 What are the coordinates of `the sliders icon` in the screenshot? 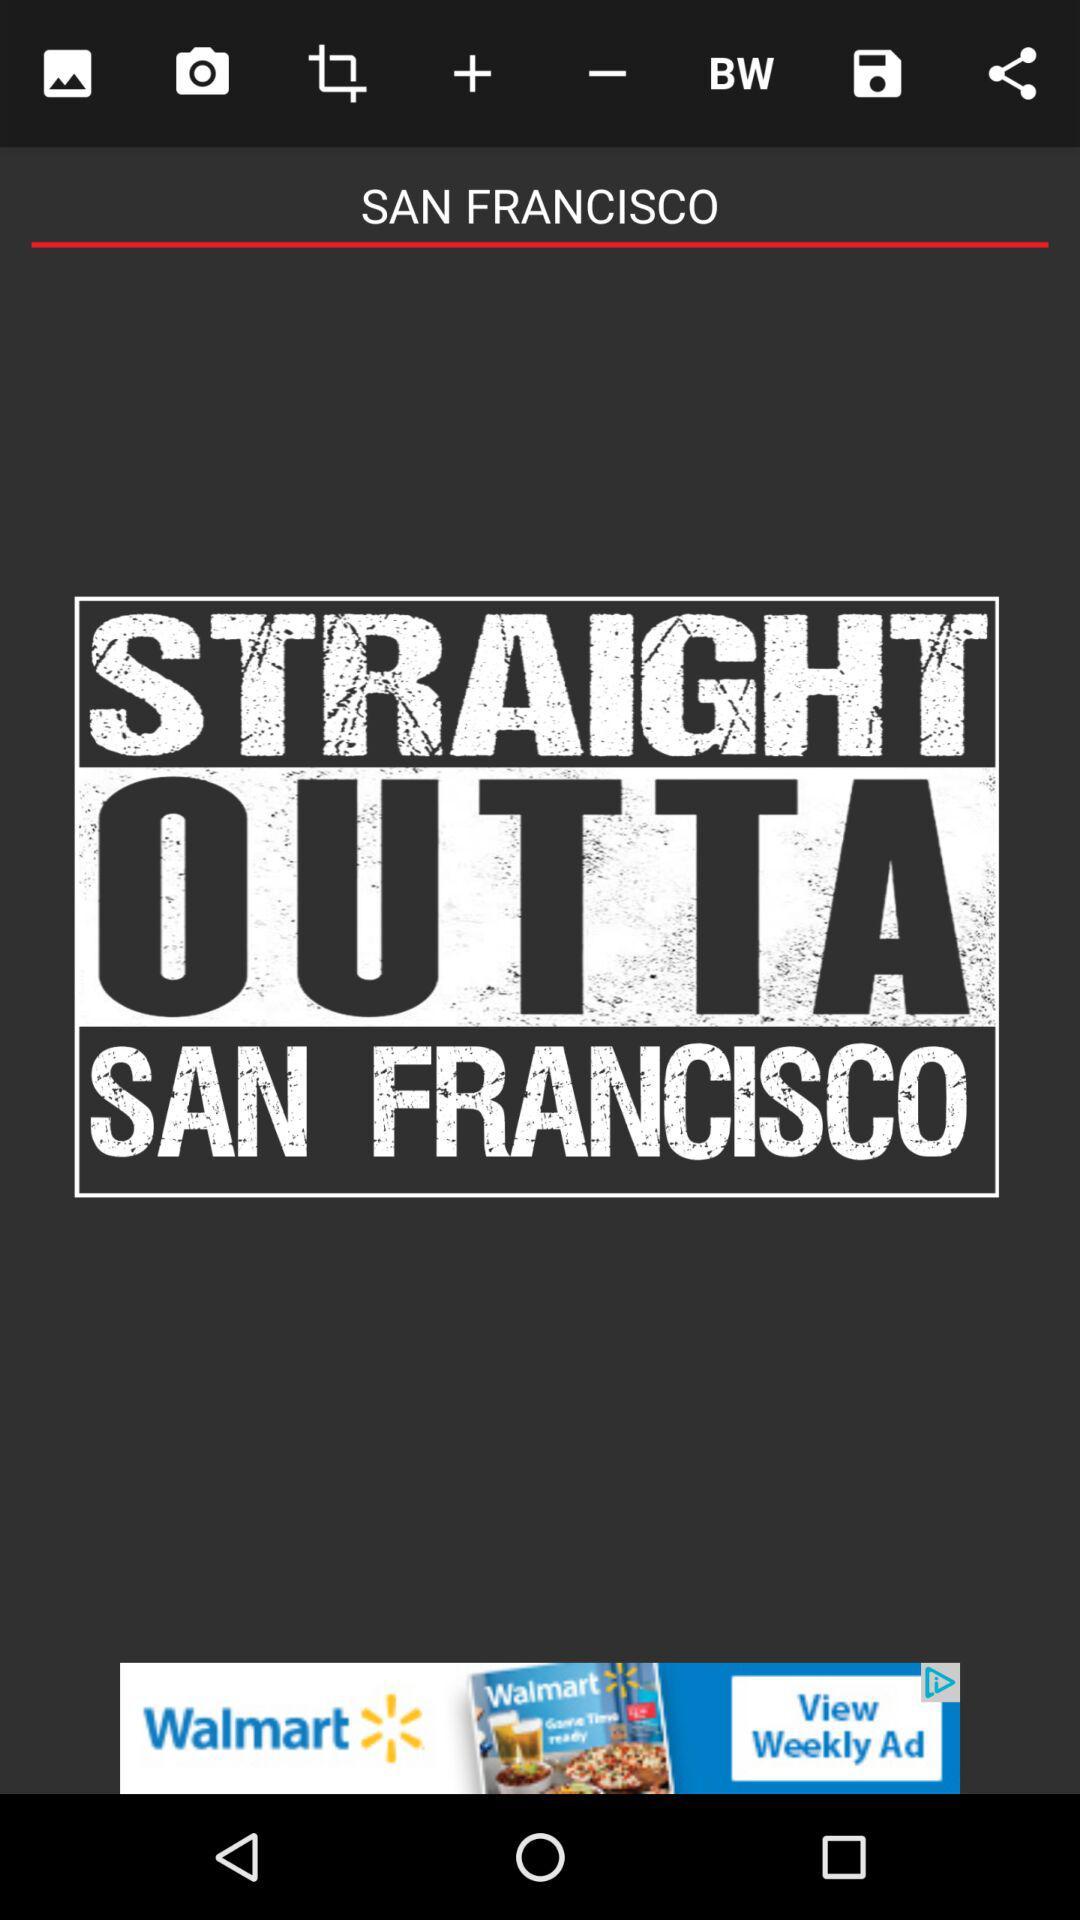 It's located at (742, 73).